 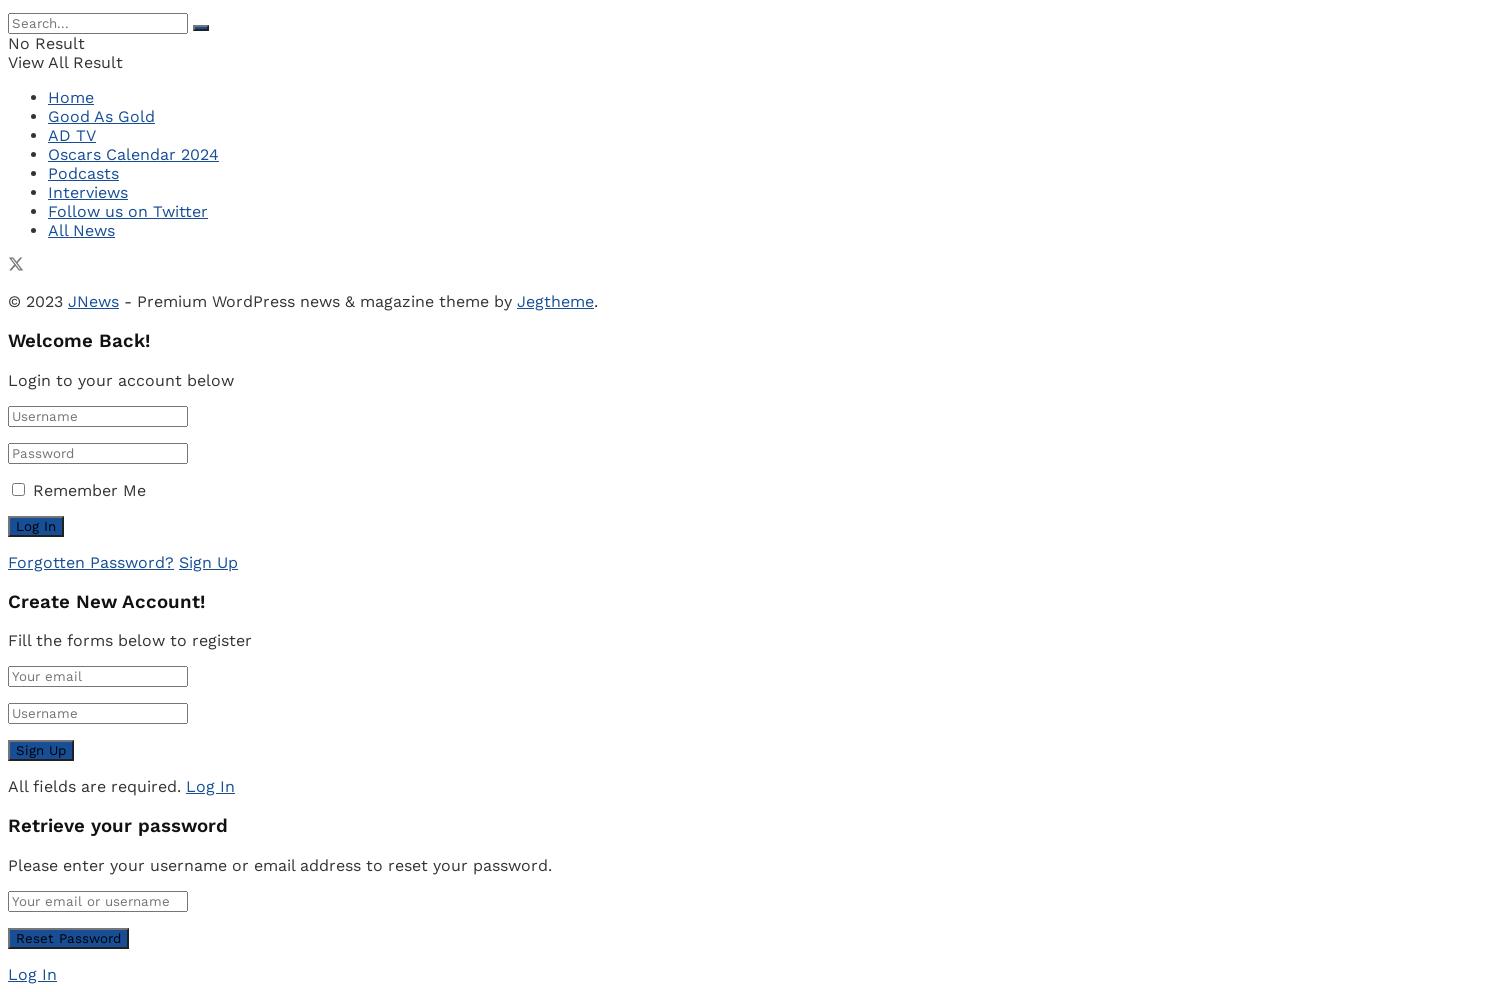 I want to click on 'Please enter your username or email address to reset your password.', so click(x=280, y=863).